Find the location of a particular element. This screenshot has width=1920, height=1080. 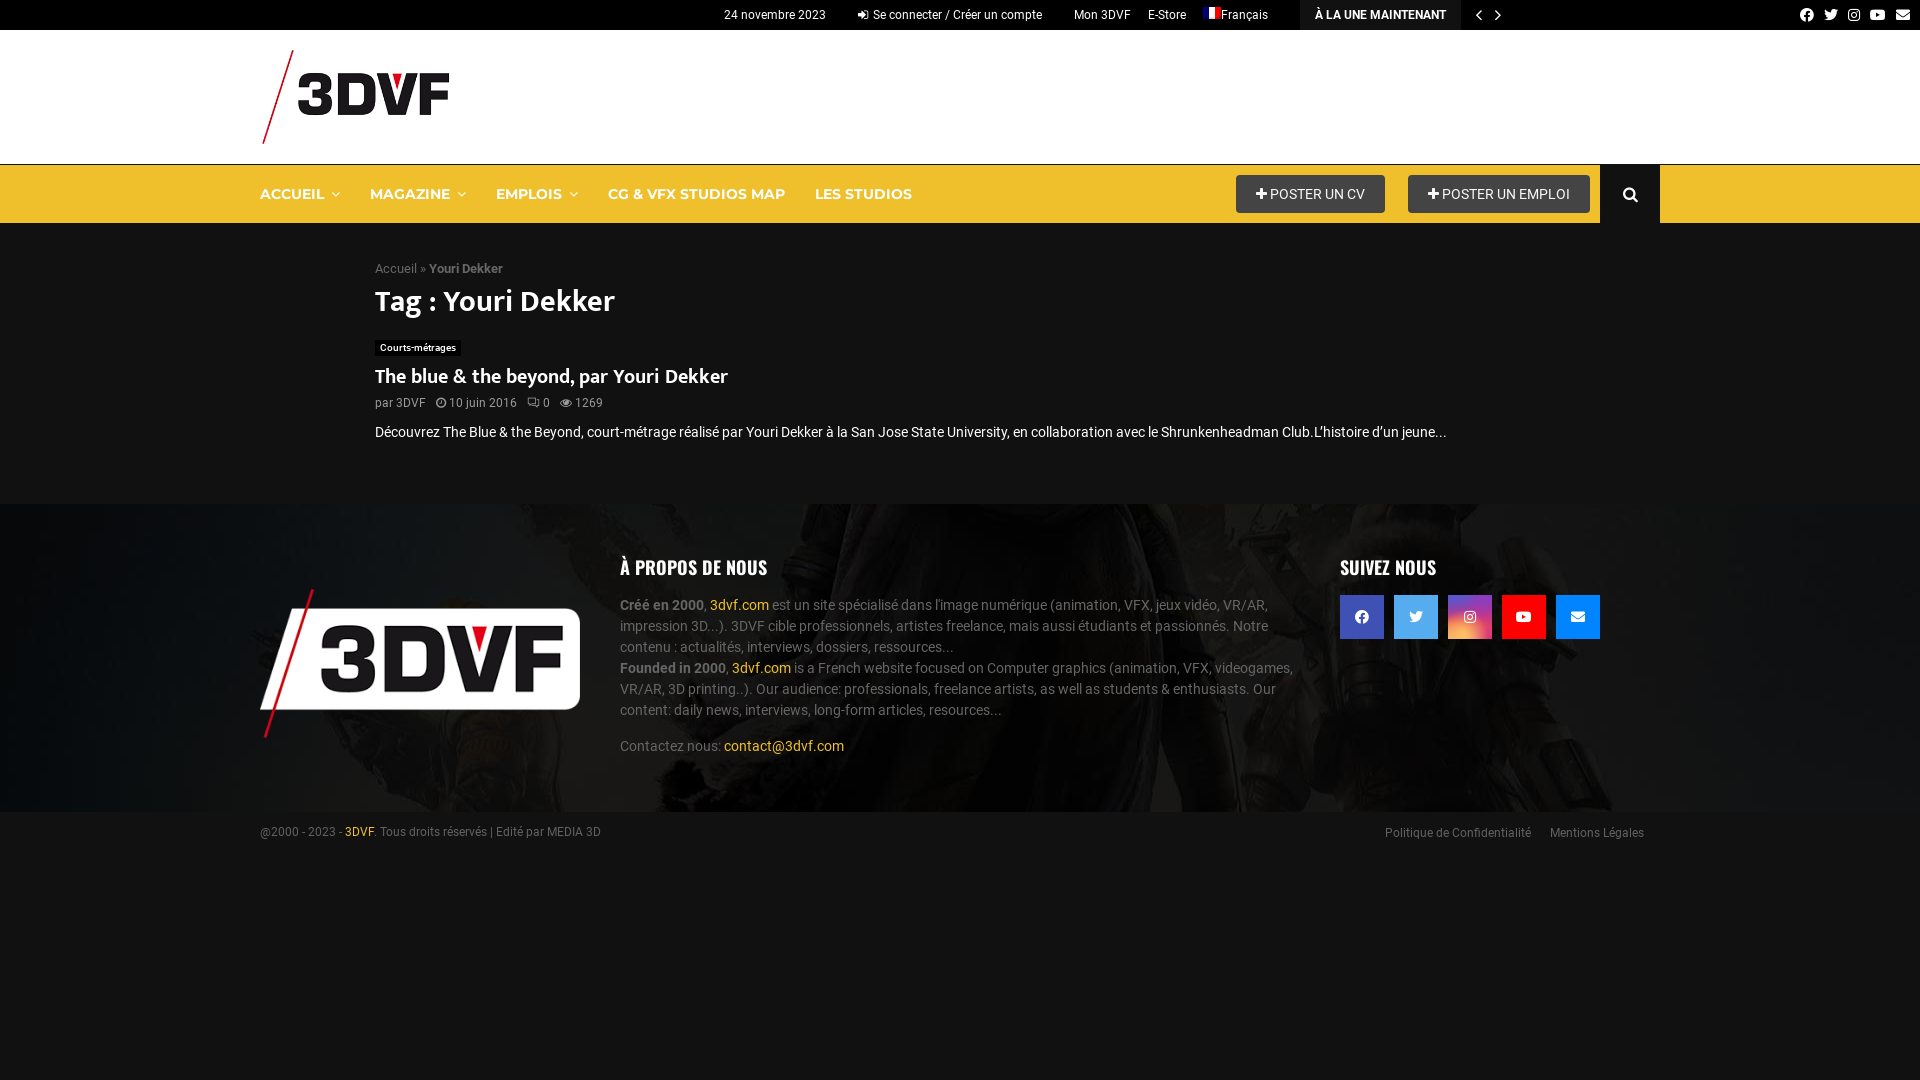

'MAGAZINE' is located at coordinates (416, 193).